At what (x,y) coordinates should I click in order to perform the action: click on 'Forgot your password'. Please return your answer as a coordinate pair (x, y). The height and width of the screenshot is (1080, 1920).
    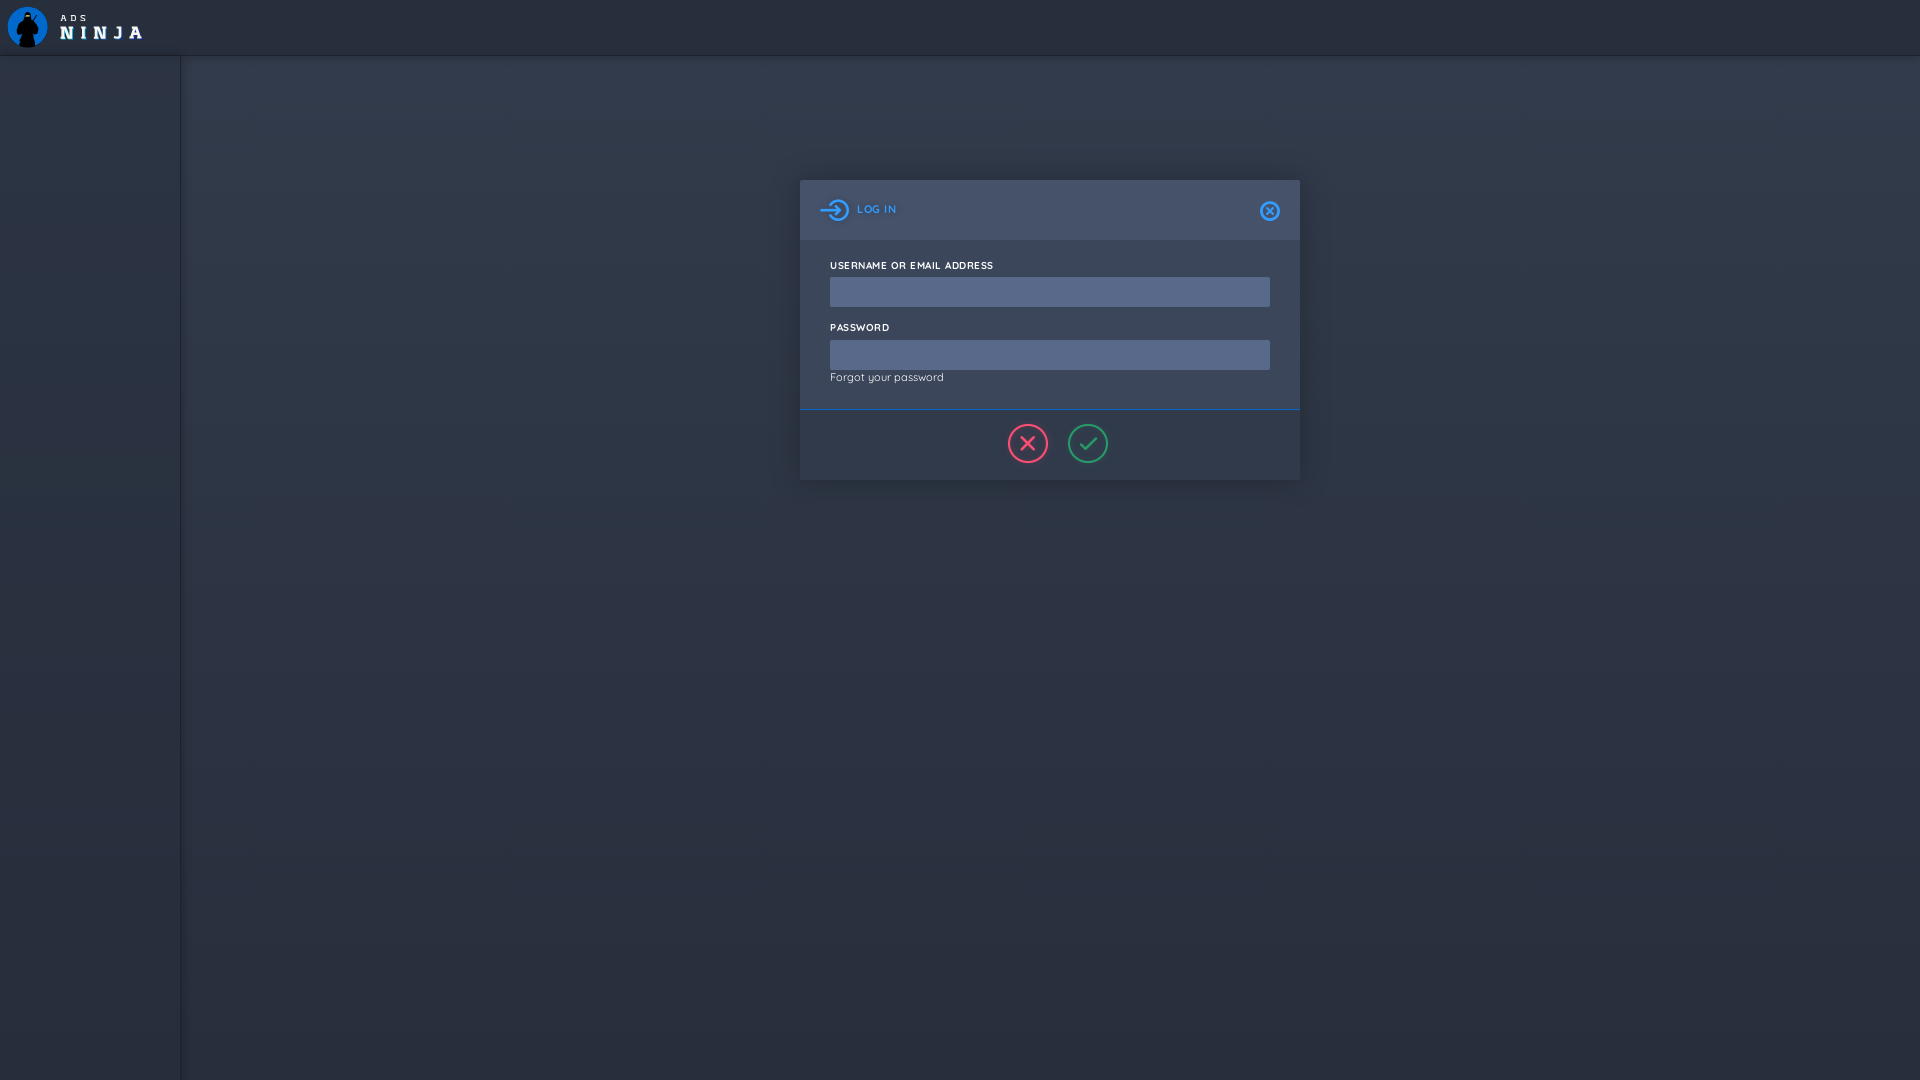
    Looking at the image, I should click on (886, 377).